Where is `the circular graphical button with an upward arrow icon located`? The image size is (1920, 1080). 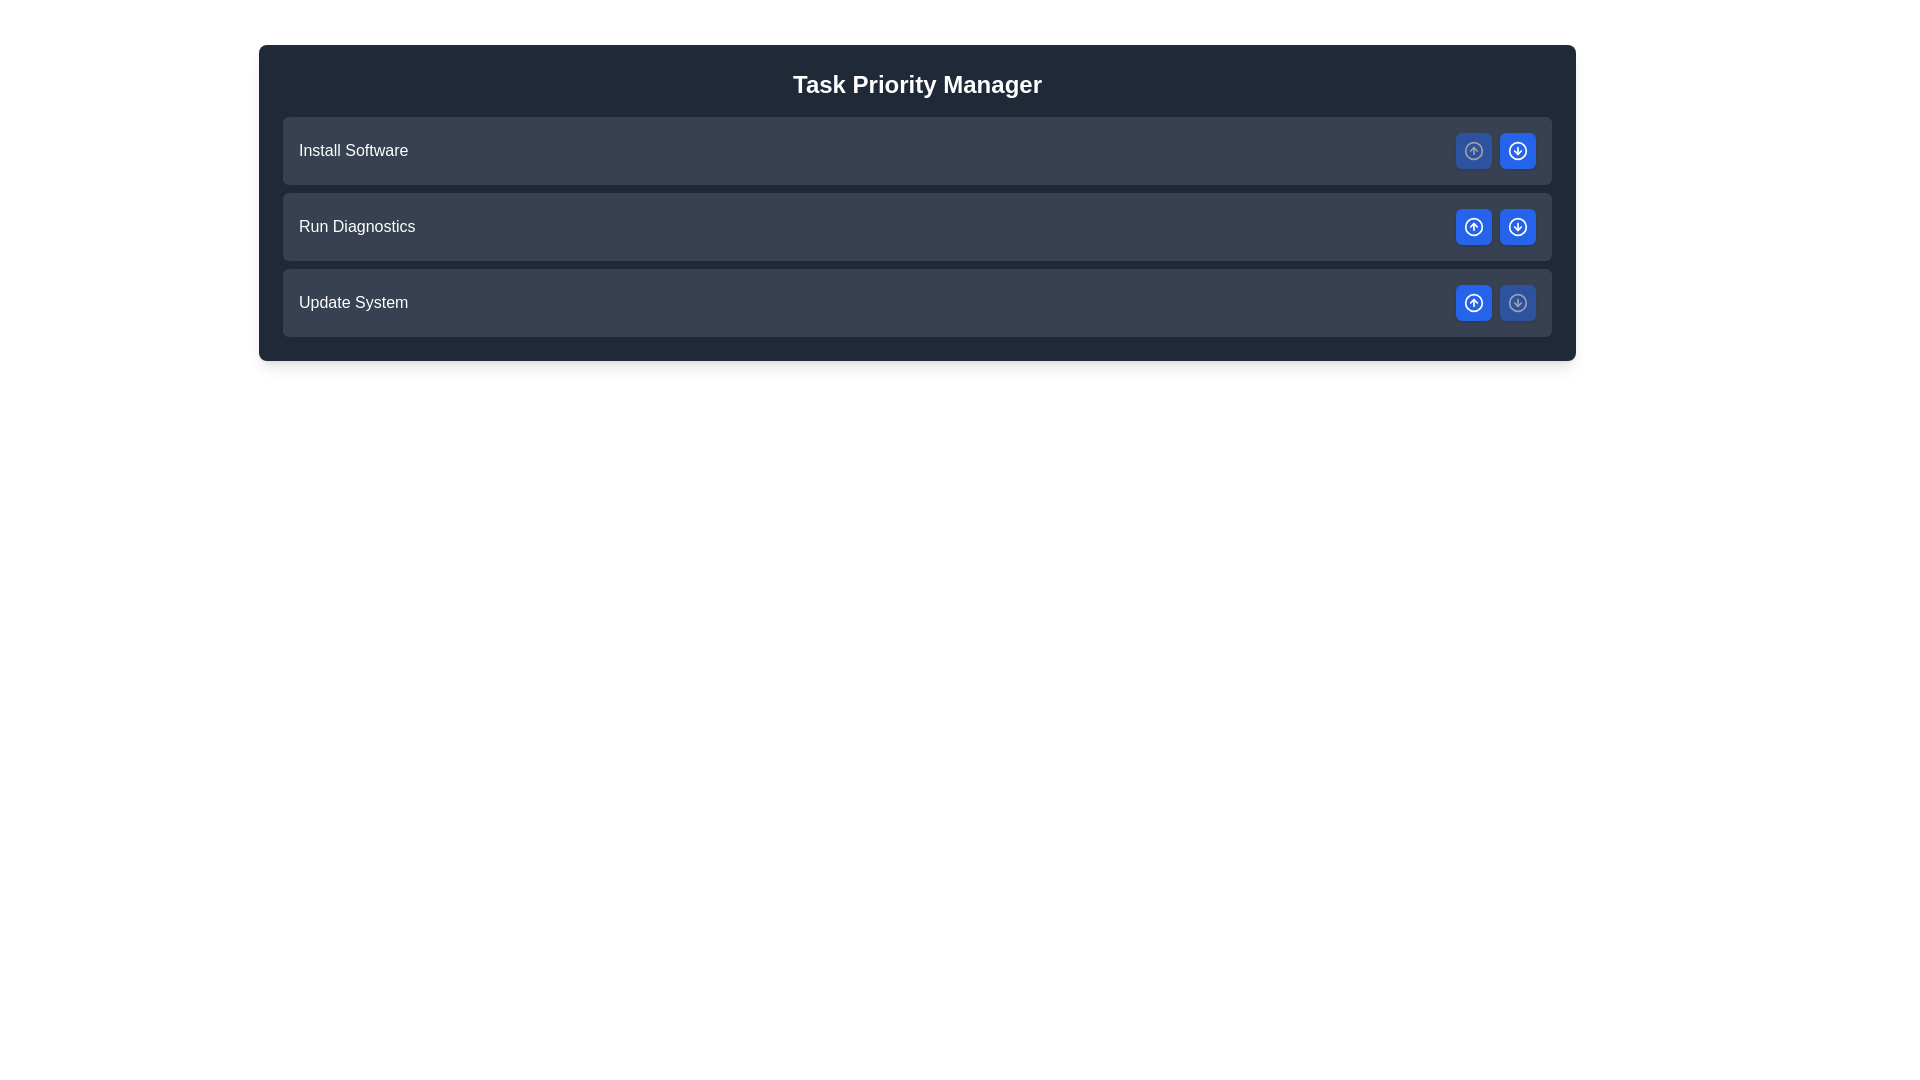
the circular graphical button with an upward arrow icon located is located at coordinates (1473, 303).